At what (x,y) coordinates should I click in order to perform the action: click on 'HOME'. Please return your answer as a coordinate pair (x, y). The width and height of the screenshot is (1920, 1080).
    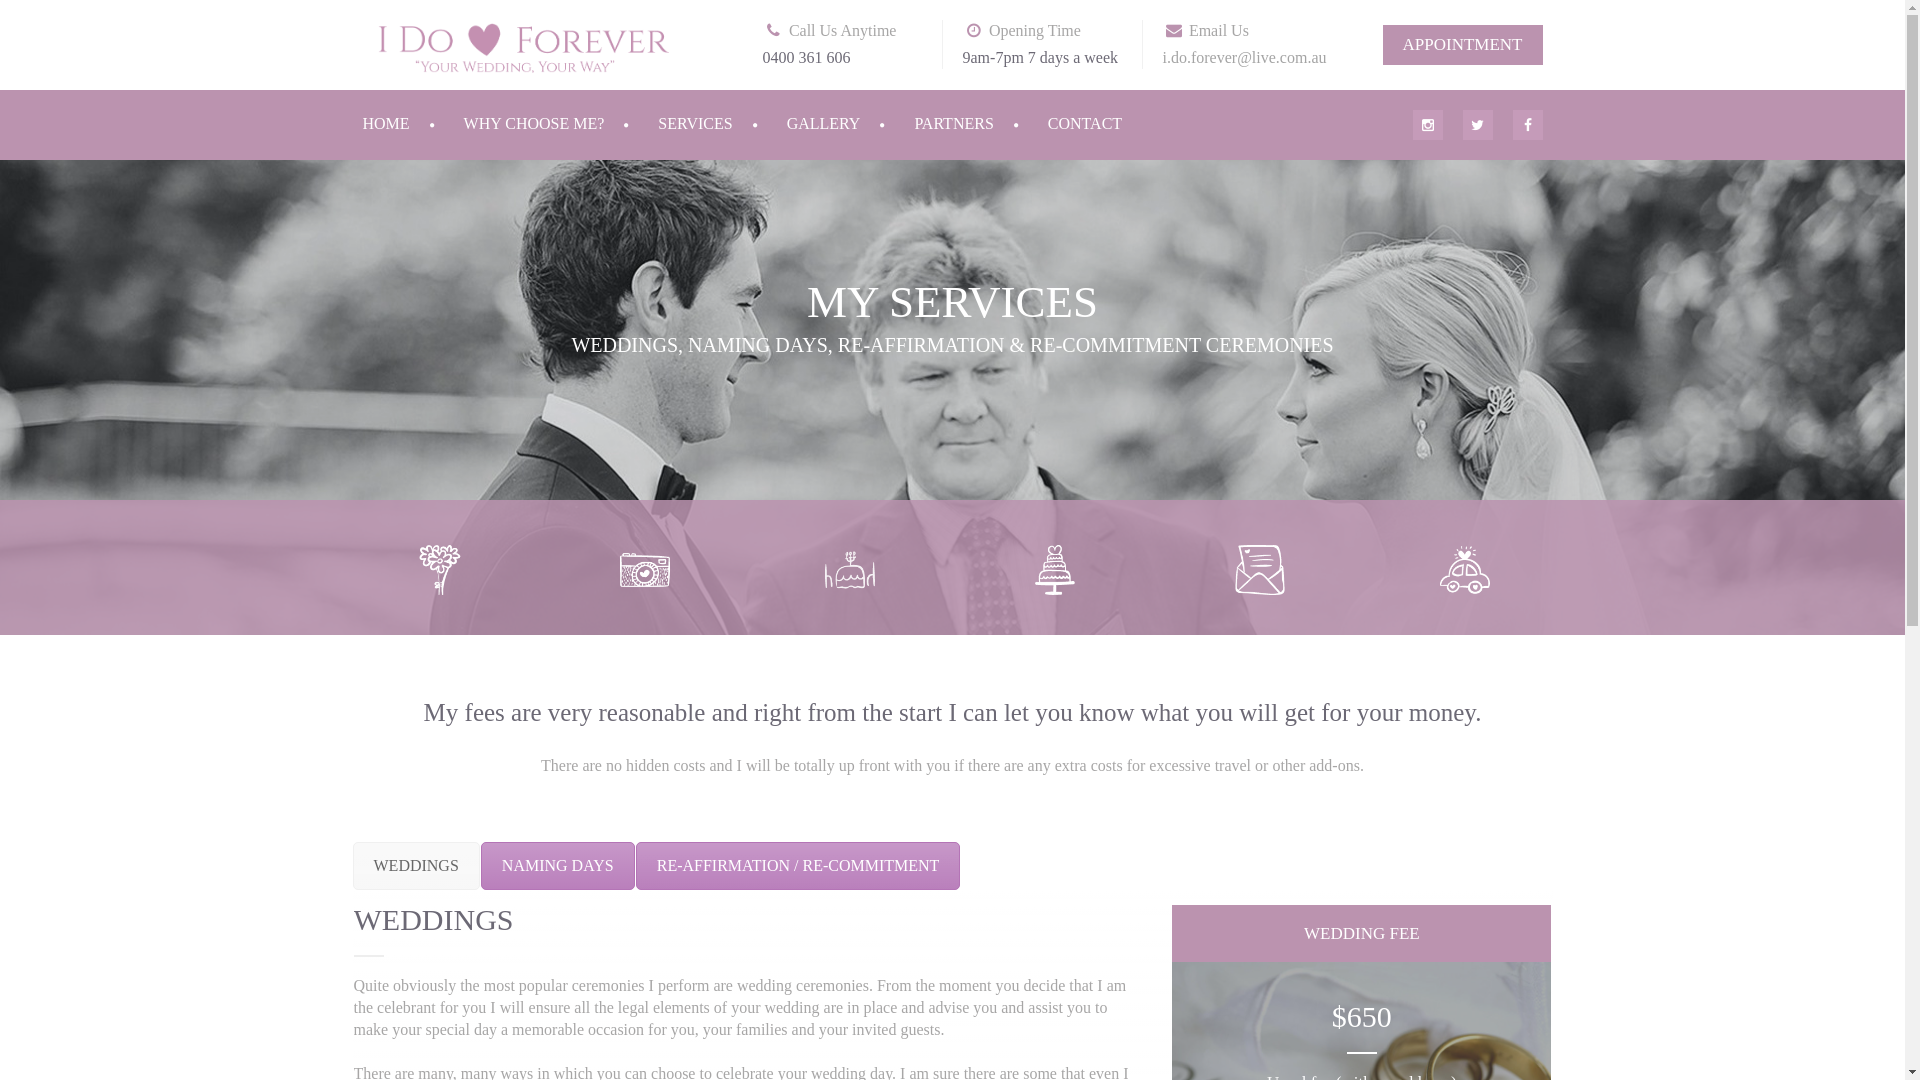
    Looking at the image, I should click on (406, 123).